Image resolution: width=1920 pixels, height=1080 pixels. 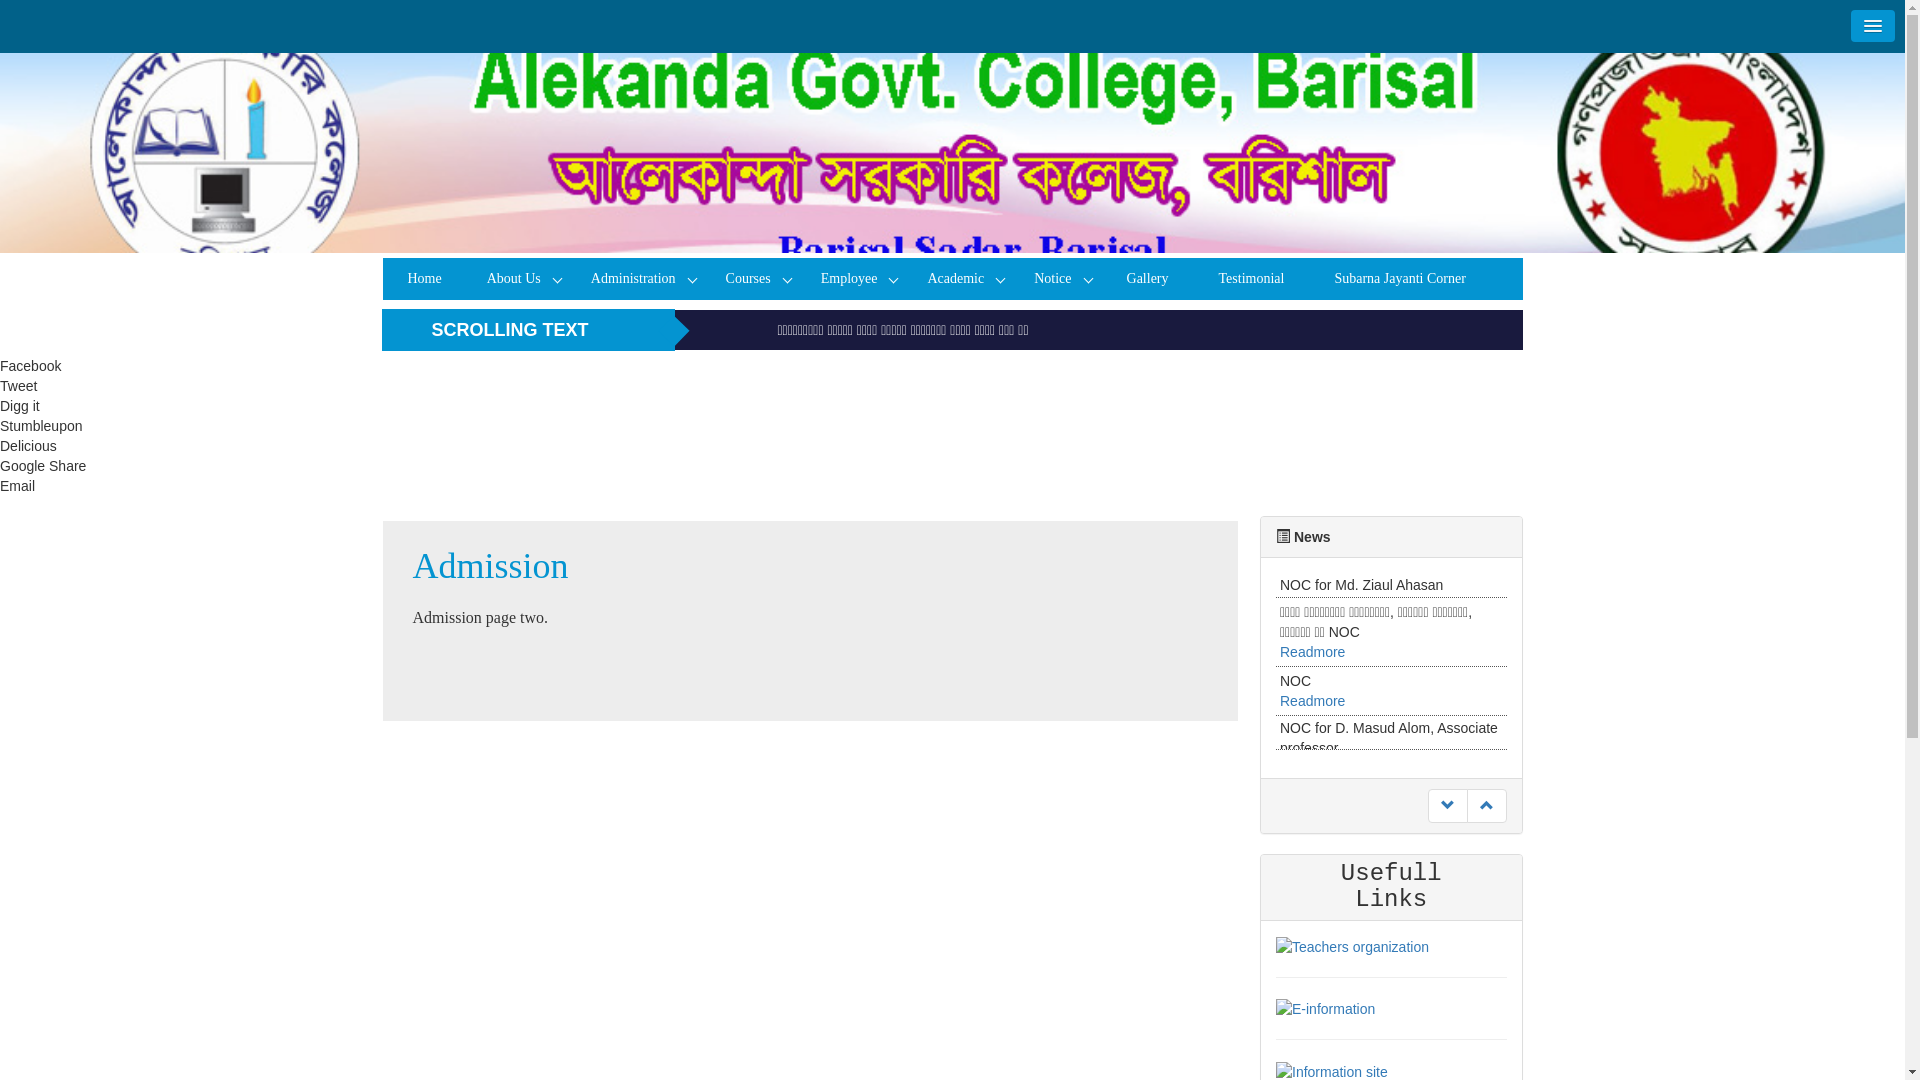 What do you see at coordinates (960, 278) in the screenshot?
I see `'Academic'` at bounding box center [960, 278].